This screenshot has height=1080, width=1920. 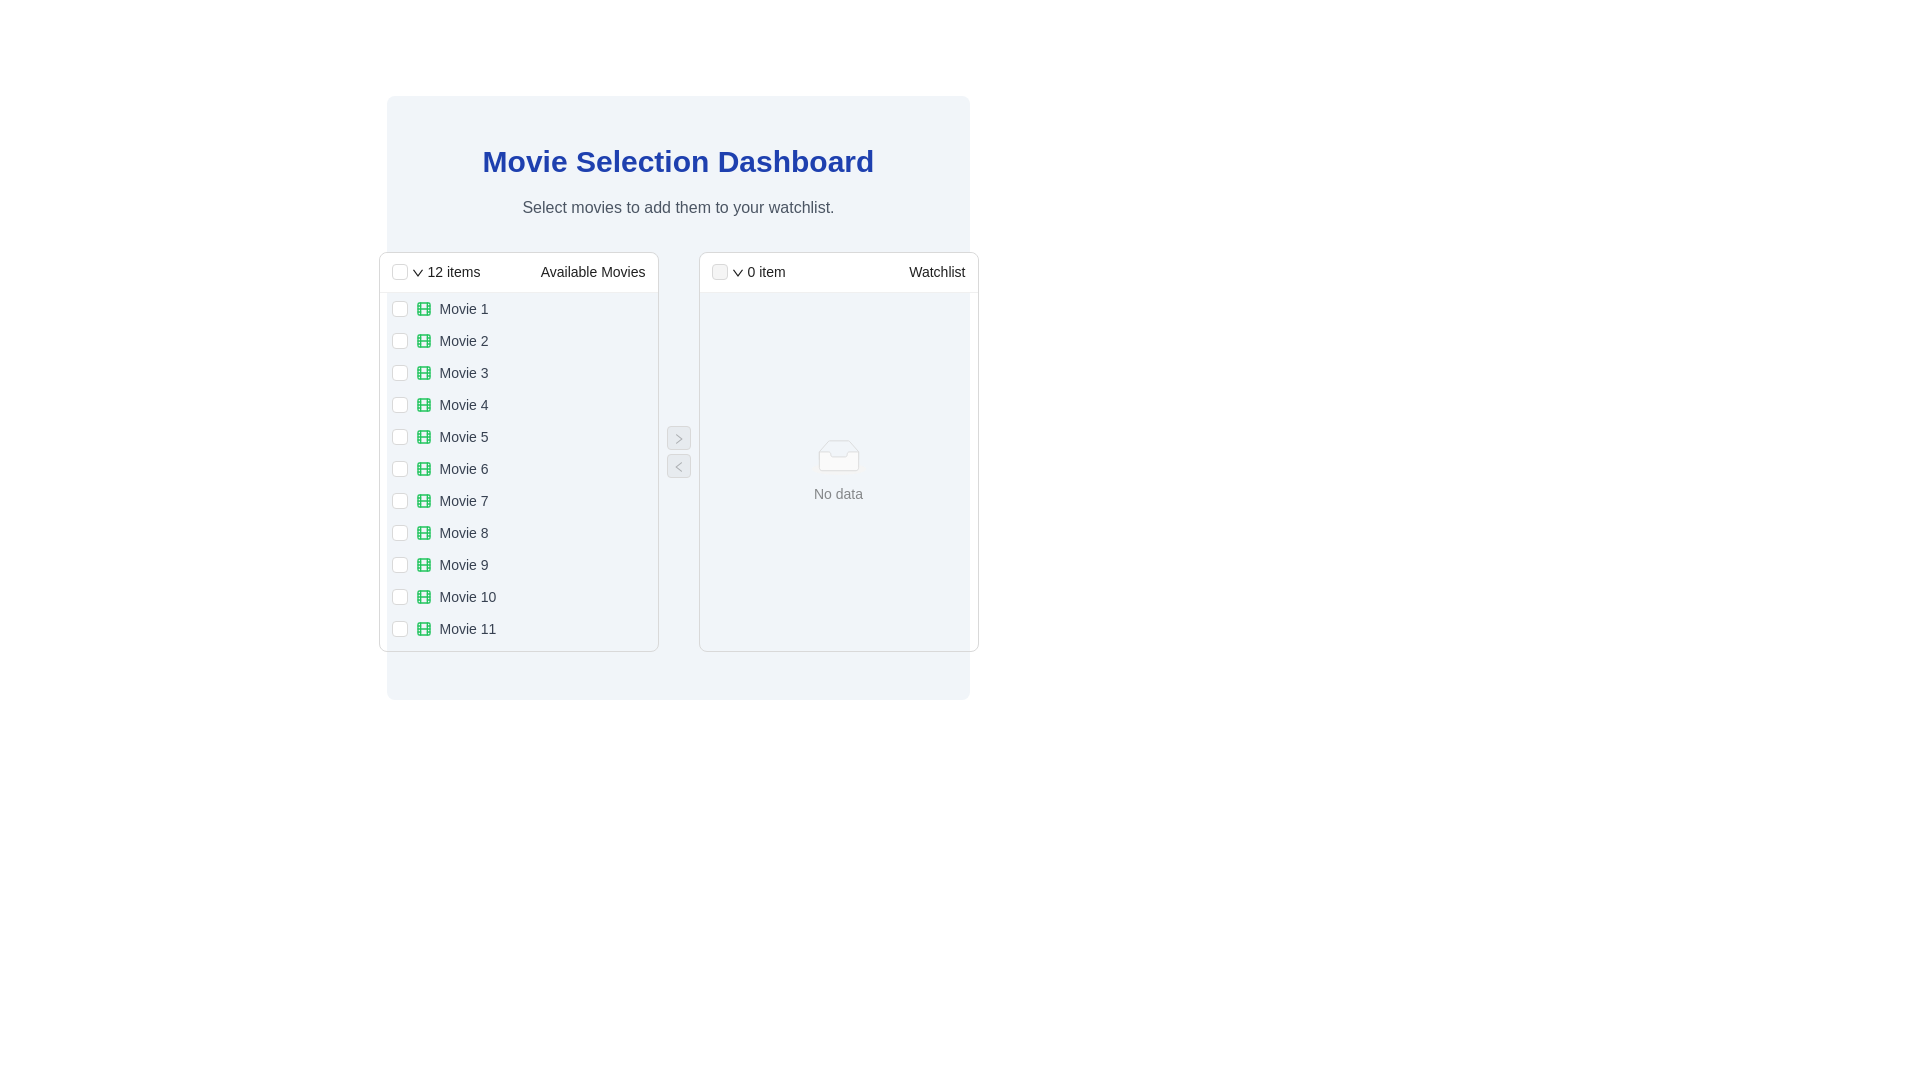 What do you see at coordinates (463, 531) in the screenshot?
I see `the text label displaying 'Movie 8'` at bounding box center [463, 531].